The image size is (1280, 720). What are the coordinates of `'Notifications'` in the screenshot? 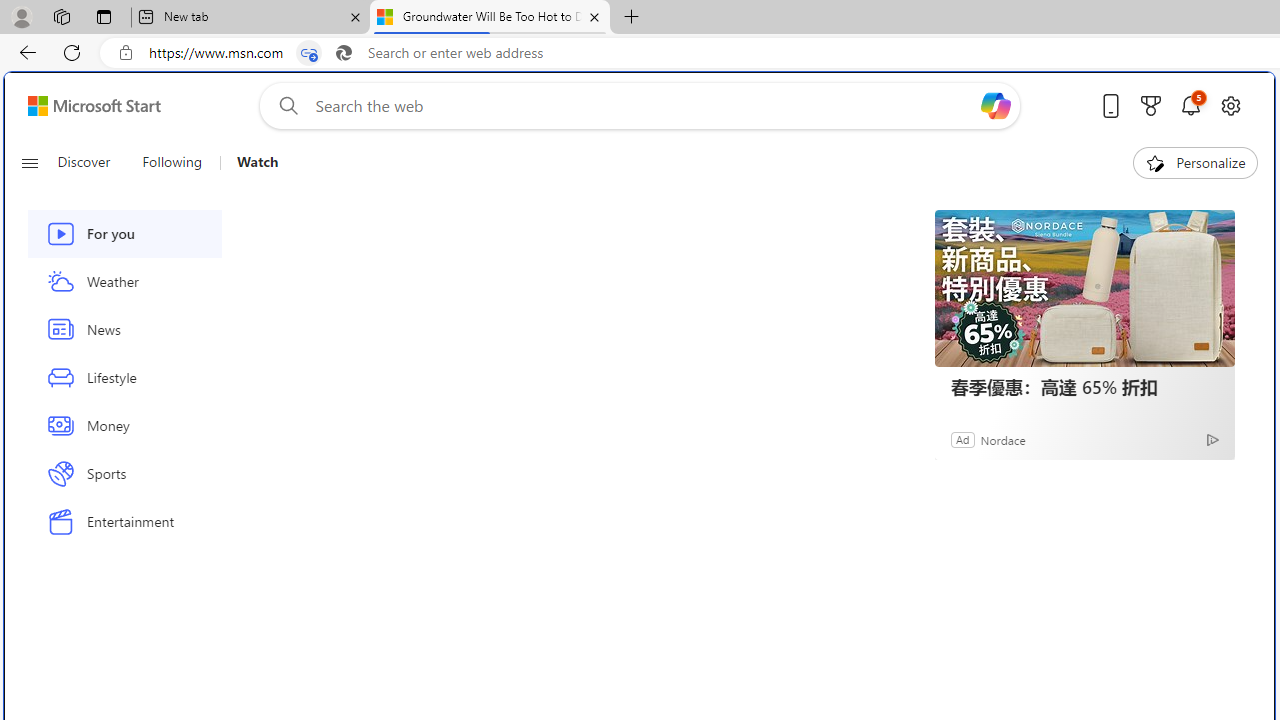 It's located at (1191, 105).